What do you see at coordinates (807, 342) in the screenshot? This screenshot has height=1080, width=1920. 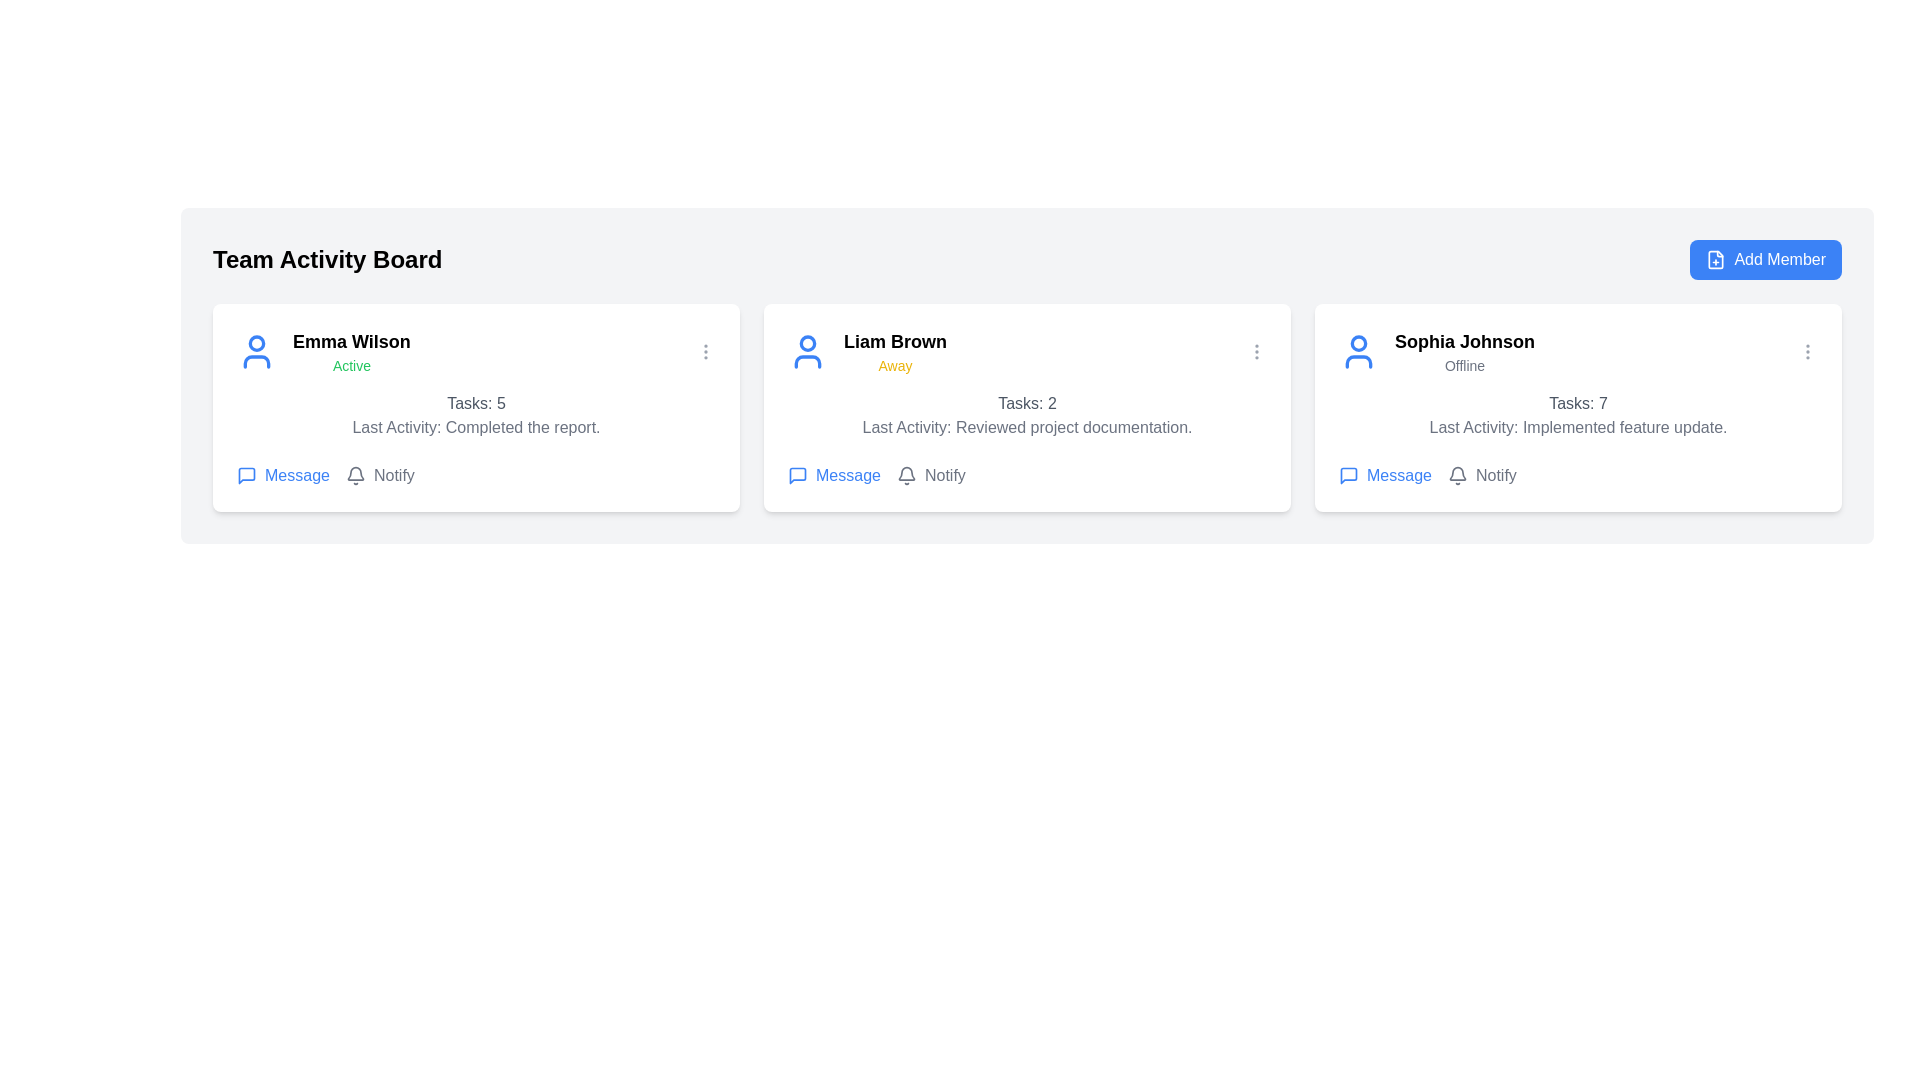 I see `circular graphics feature representing the head portion of the user icon for Liam Brown, which is centered within the user profile icon` at bounding box center [807, 342].